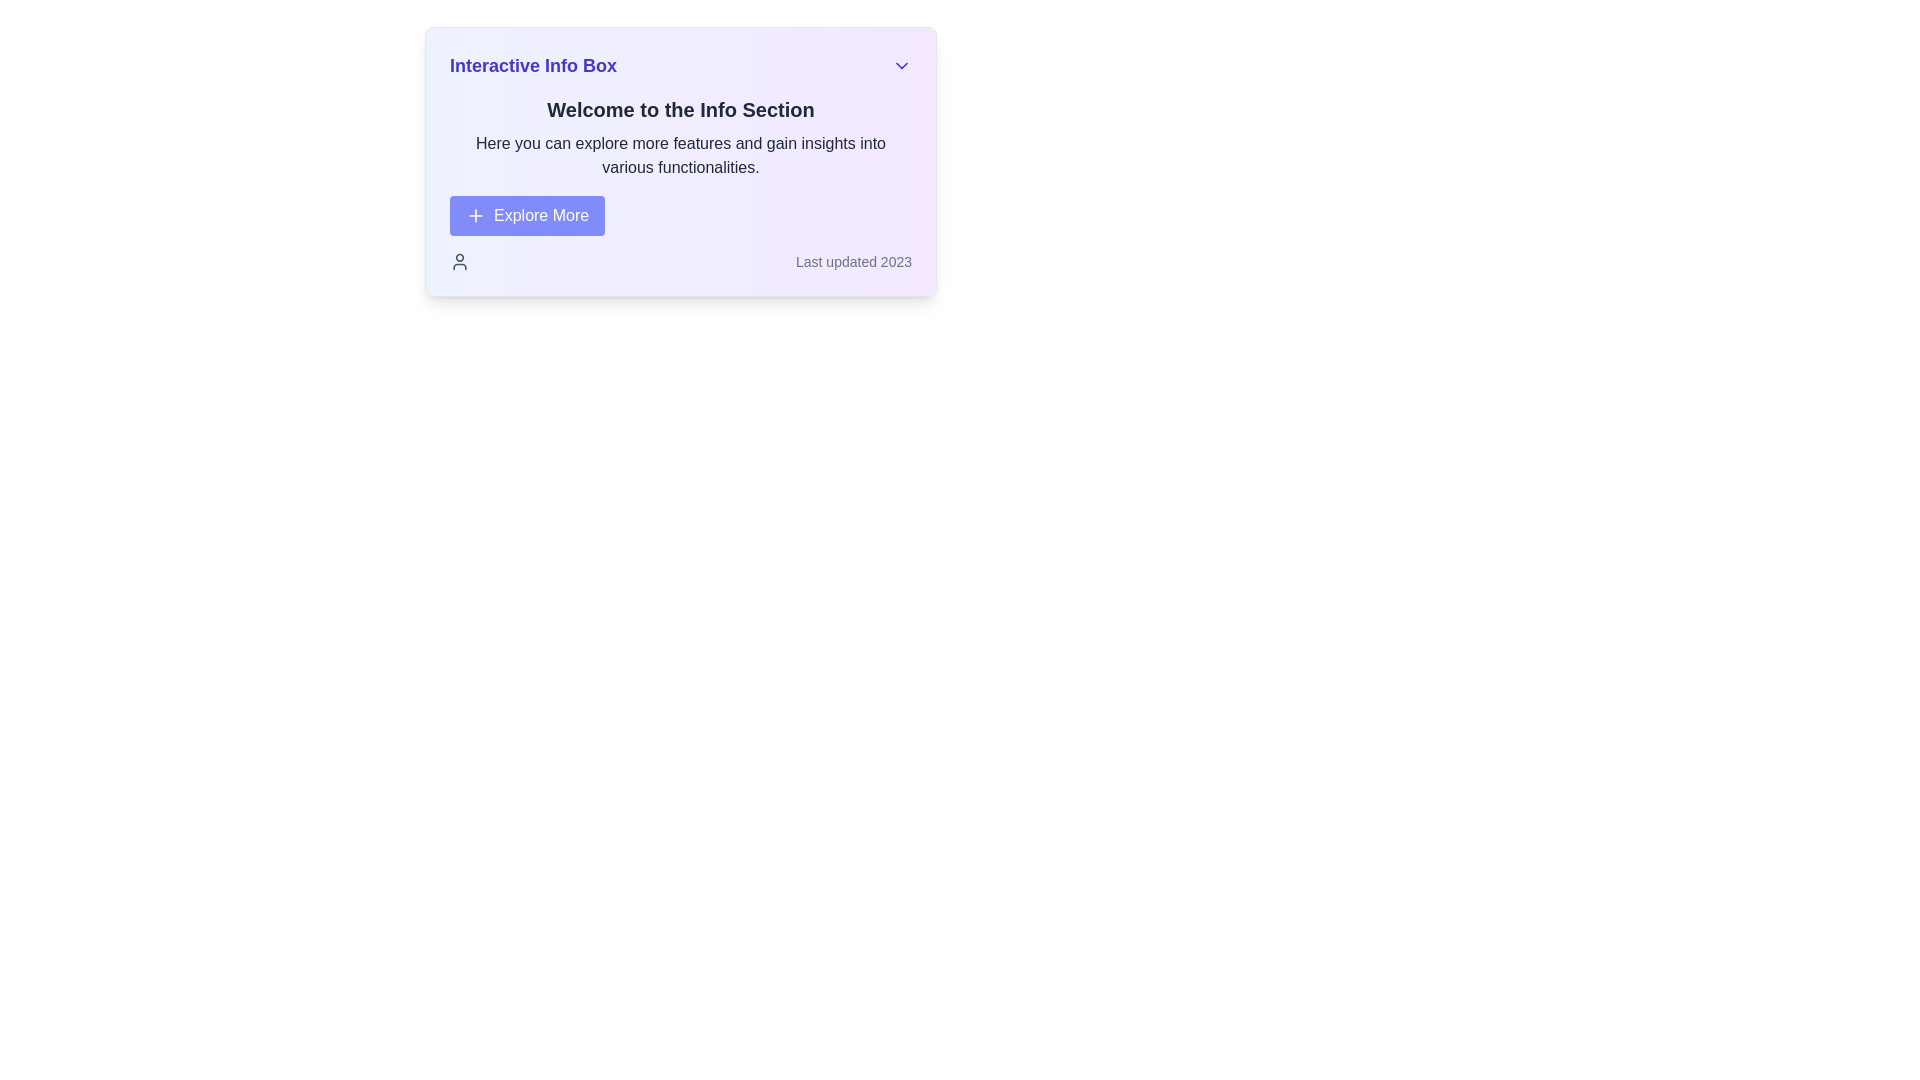 The image size is (1920, 1080). Describe the element at coordinates (527, 216) in the screenshot. I see `the call-to-action button located below the 'Welcome to the Info Section' header for keyboard navigation` at that location.